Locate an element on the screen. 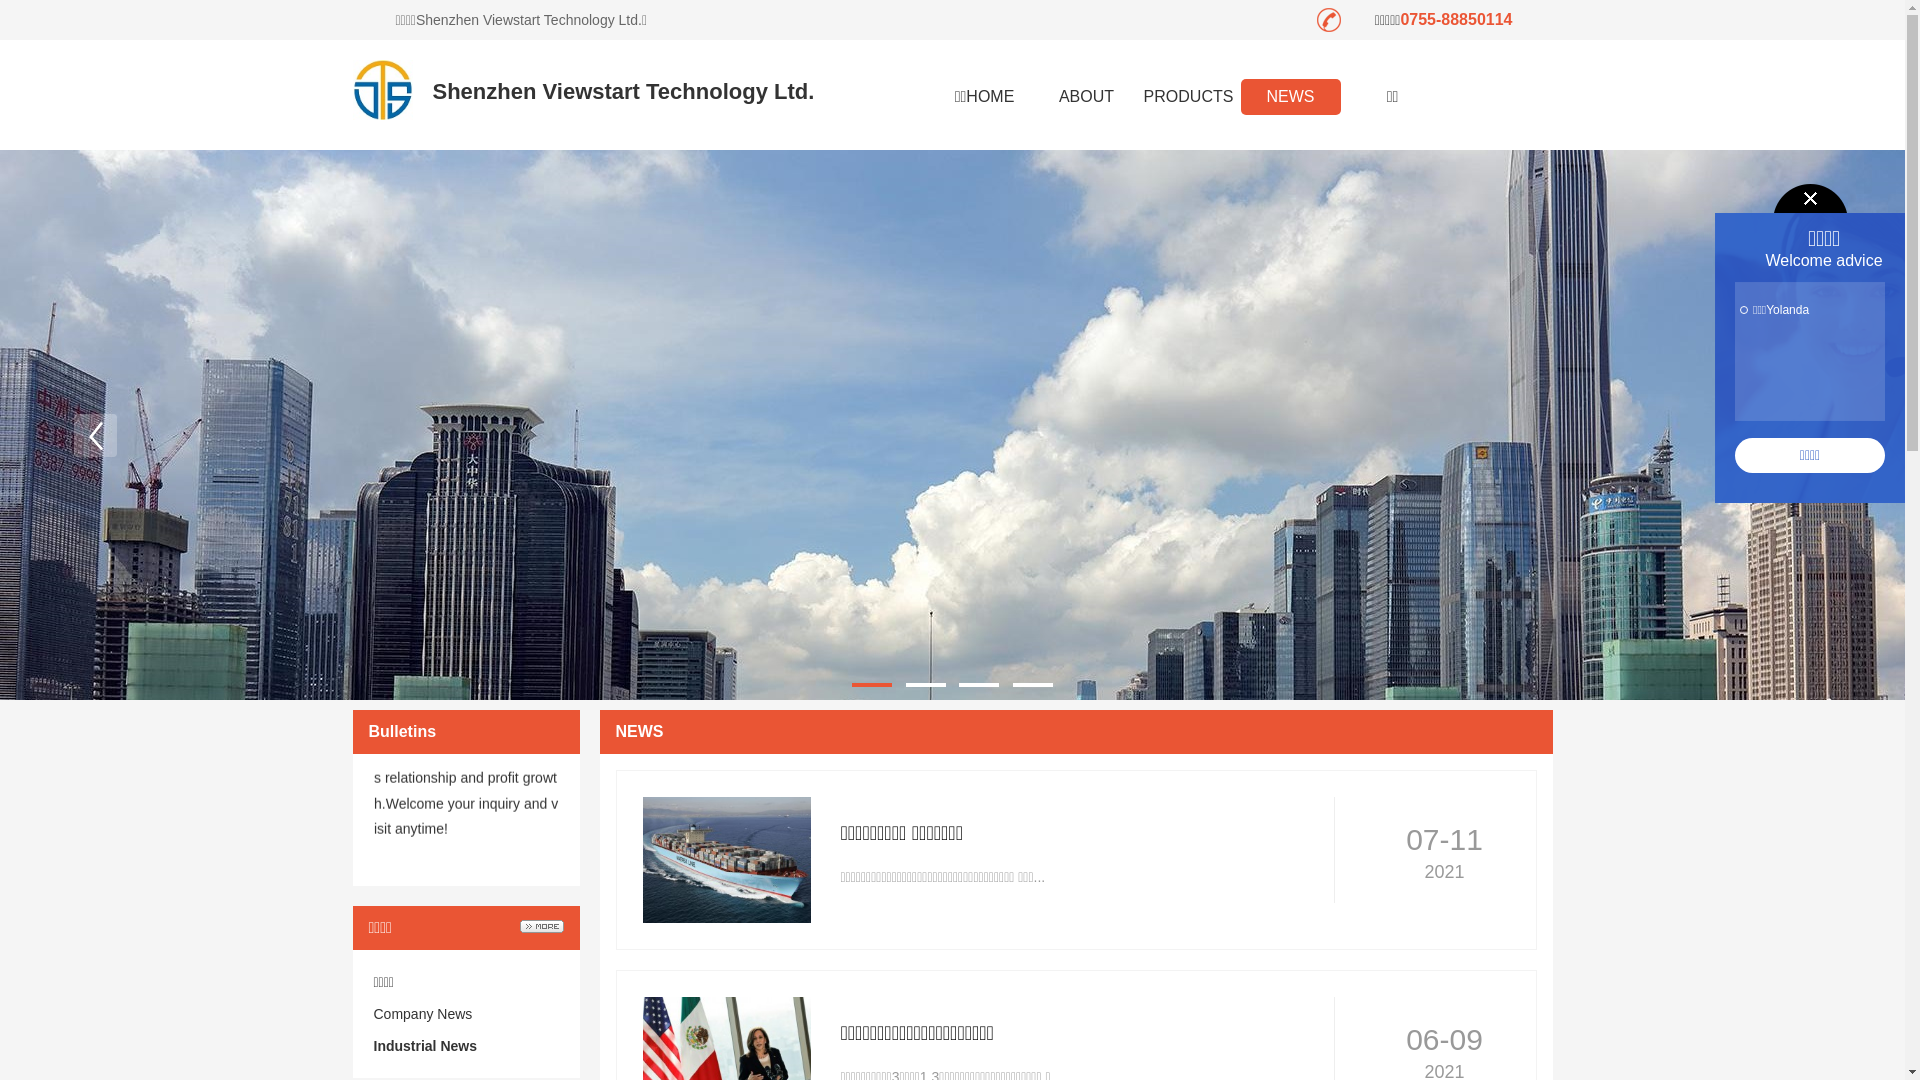 The height and width of the screenshot is (1080, 1920). 'ABOUT' is located at coordinates (1084, 96).